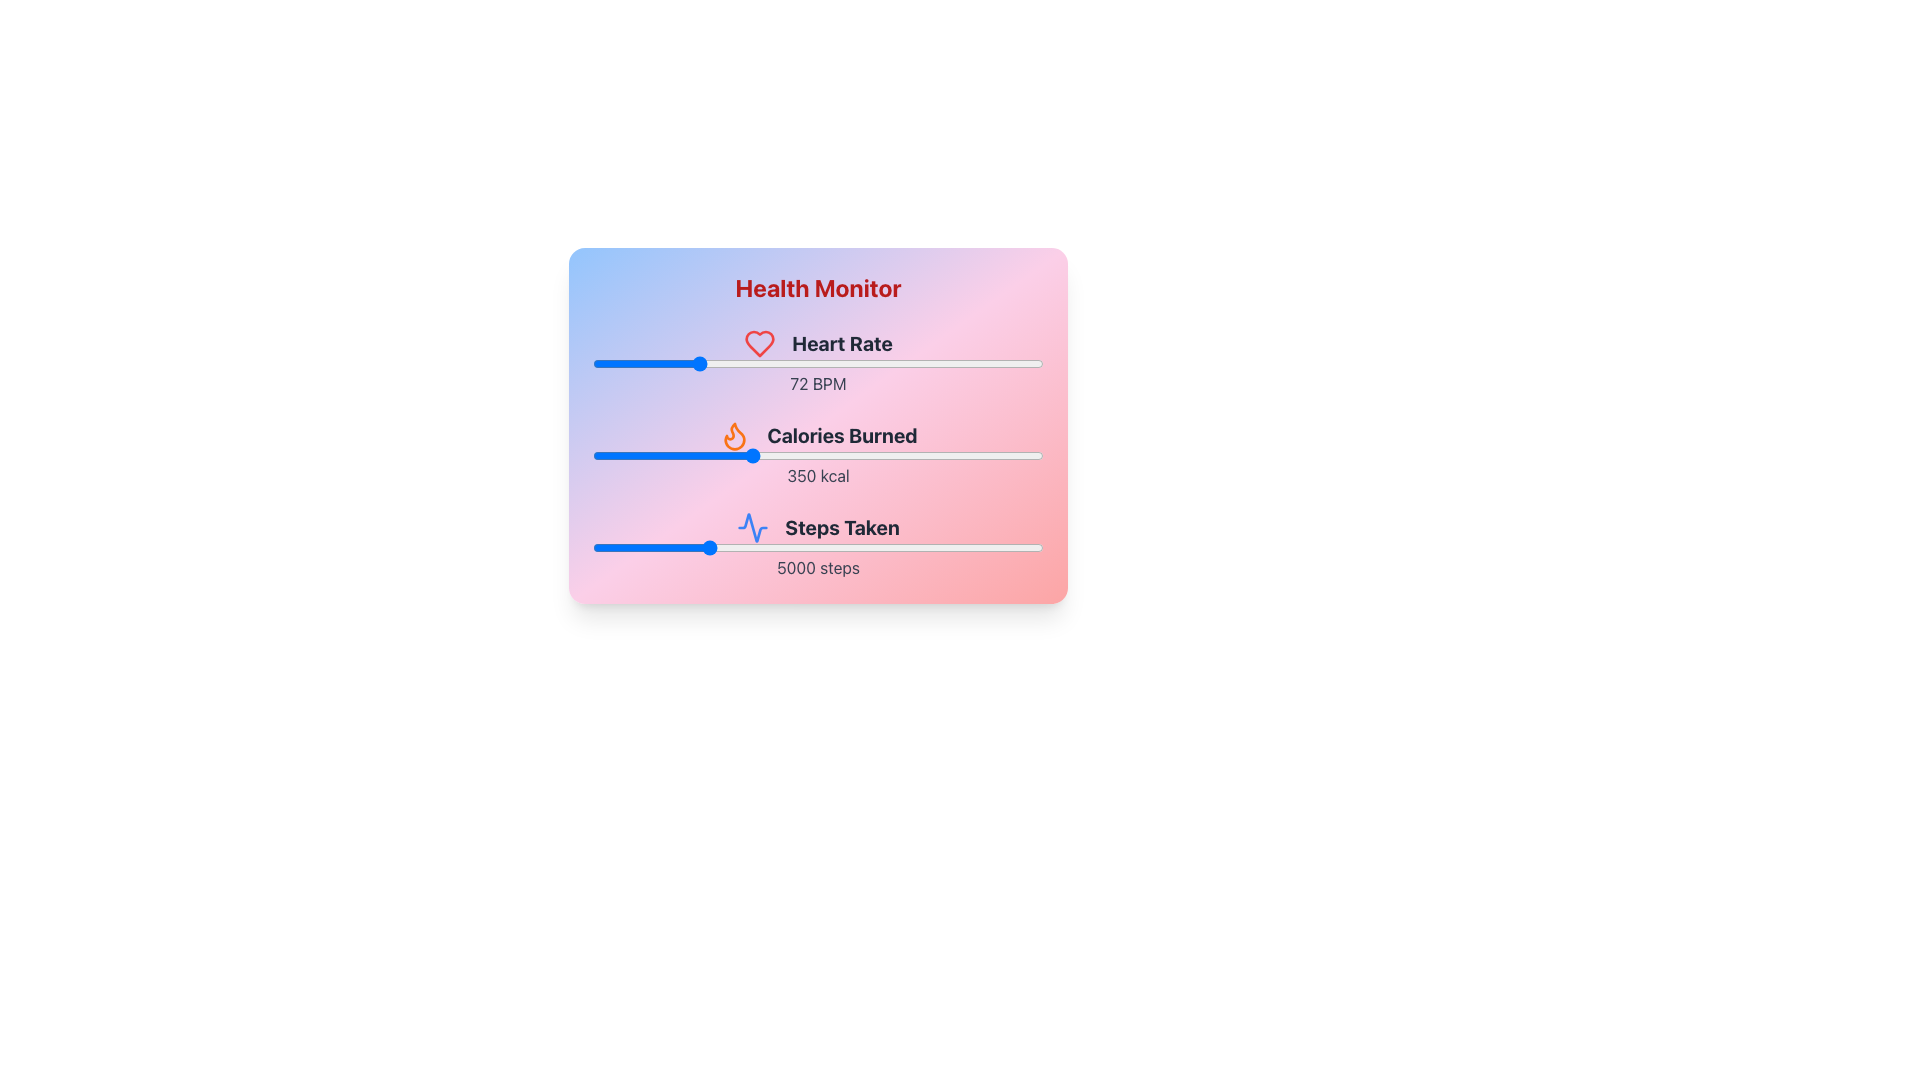 The image size is (1920, 1080). Describe the element at coordinates (842, 342) in the screenshot. I see `the bold, large text label 'Heart Rate' that is centrally located within the health monitoring interface` at that location.